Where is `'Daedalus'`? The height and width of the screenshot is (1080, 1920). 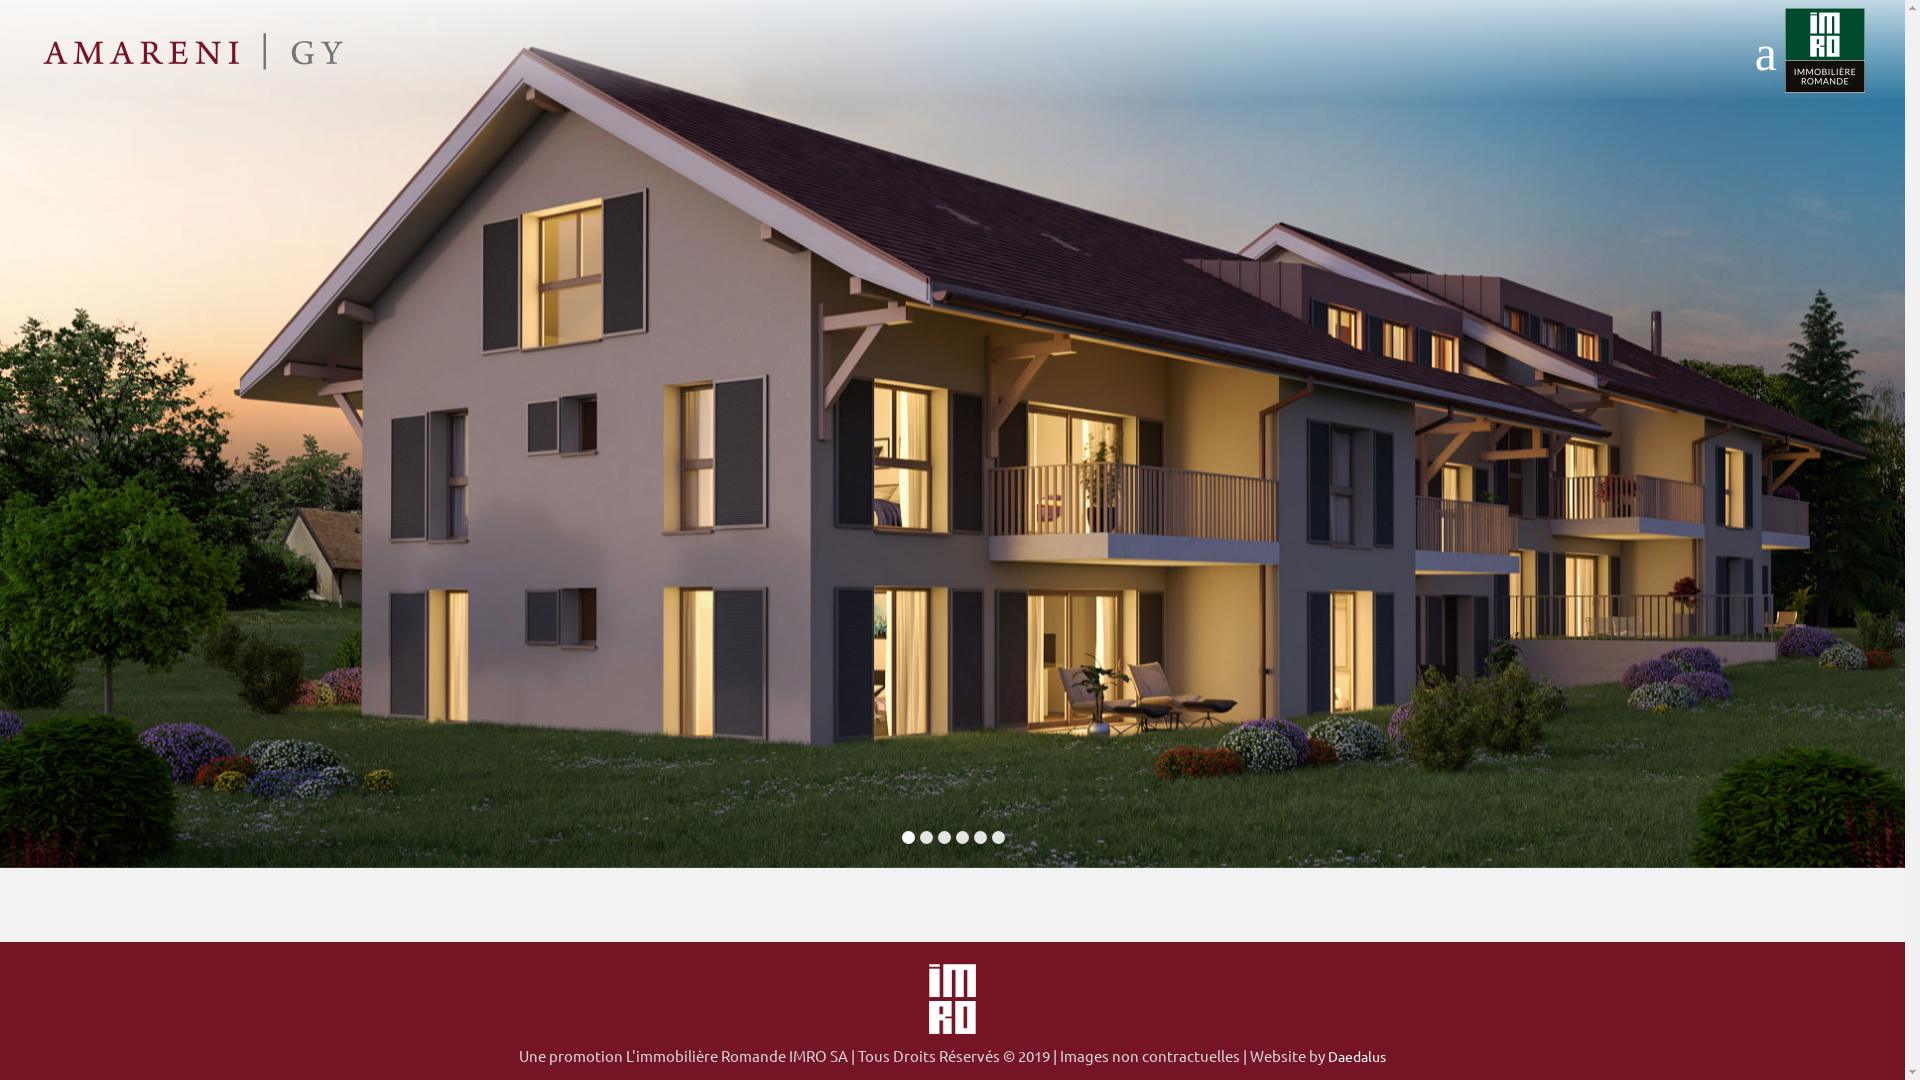
'Daedalus' is located at coordinates (1357, 1055).